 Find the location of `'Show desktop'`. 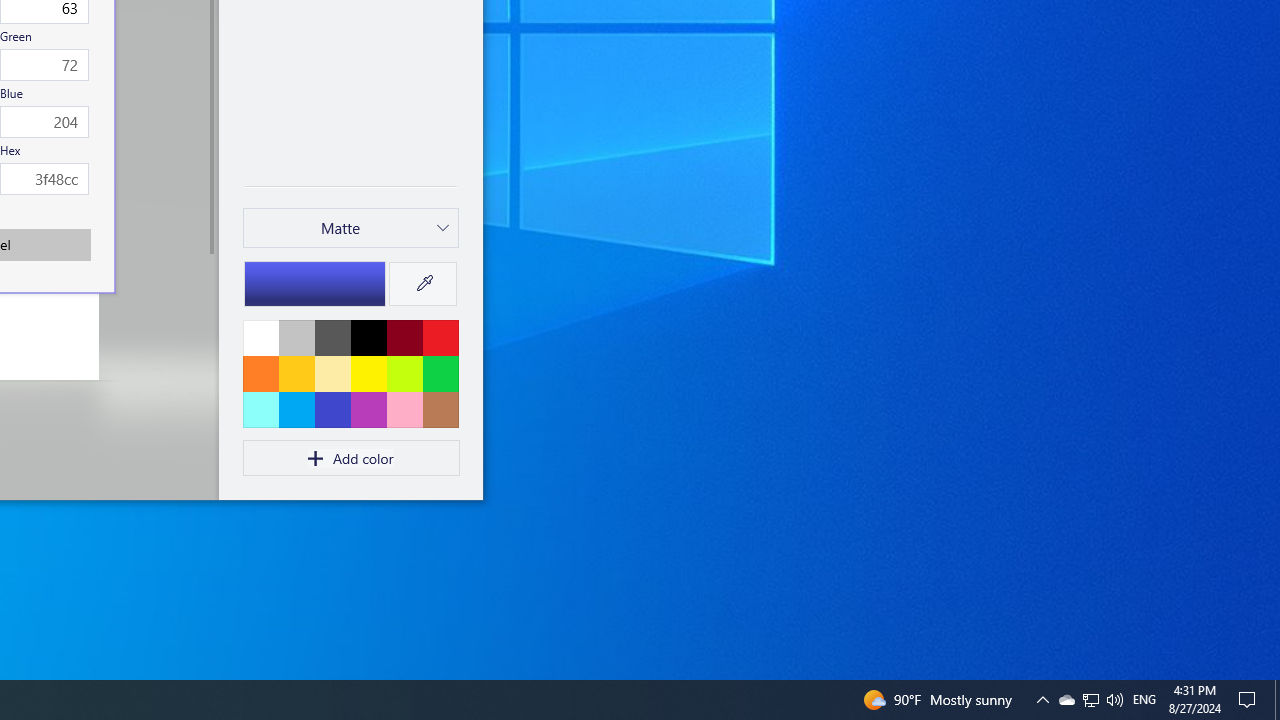

'Show desktop' is located at coordinates (1276, 698).